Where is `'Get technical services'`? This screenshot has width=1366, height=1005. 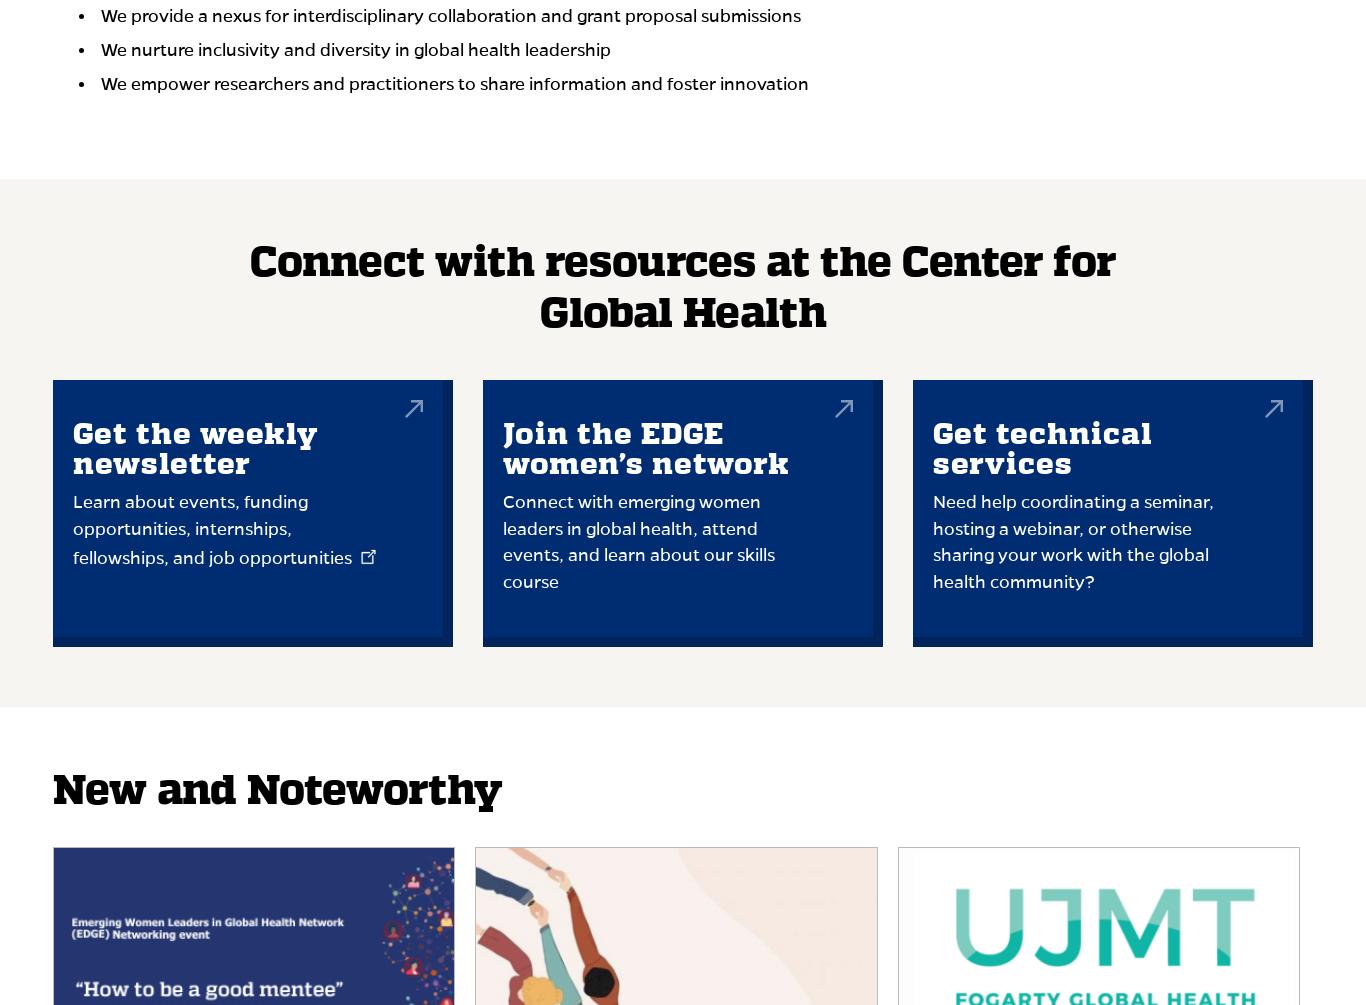 'Get technical services' is located at coordinates (932, 450).